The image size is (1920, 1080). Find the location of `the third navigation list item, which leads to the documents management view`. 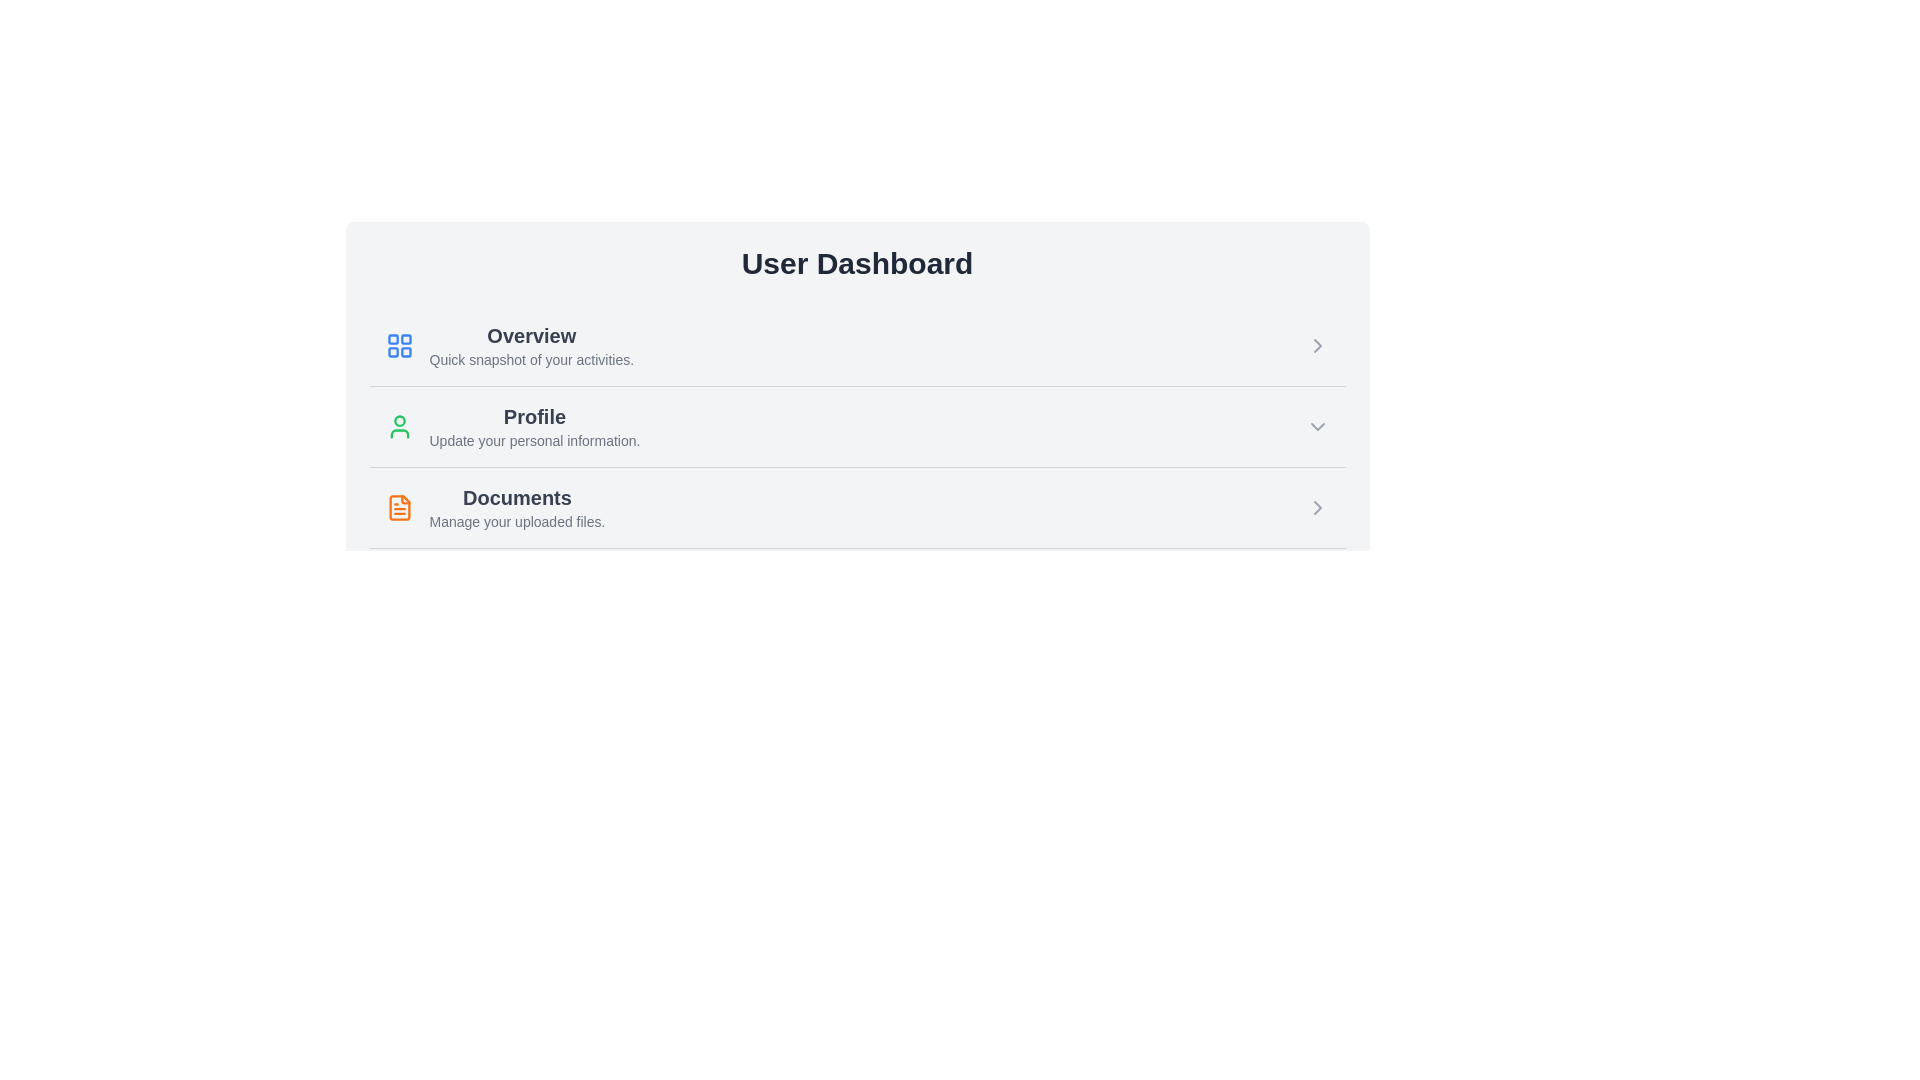

the third navigation list item, which leads to the documents management view is located at coordinates (857, 506).